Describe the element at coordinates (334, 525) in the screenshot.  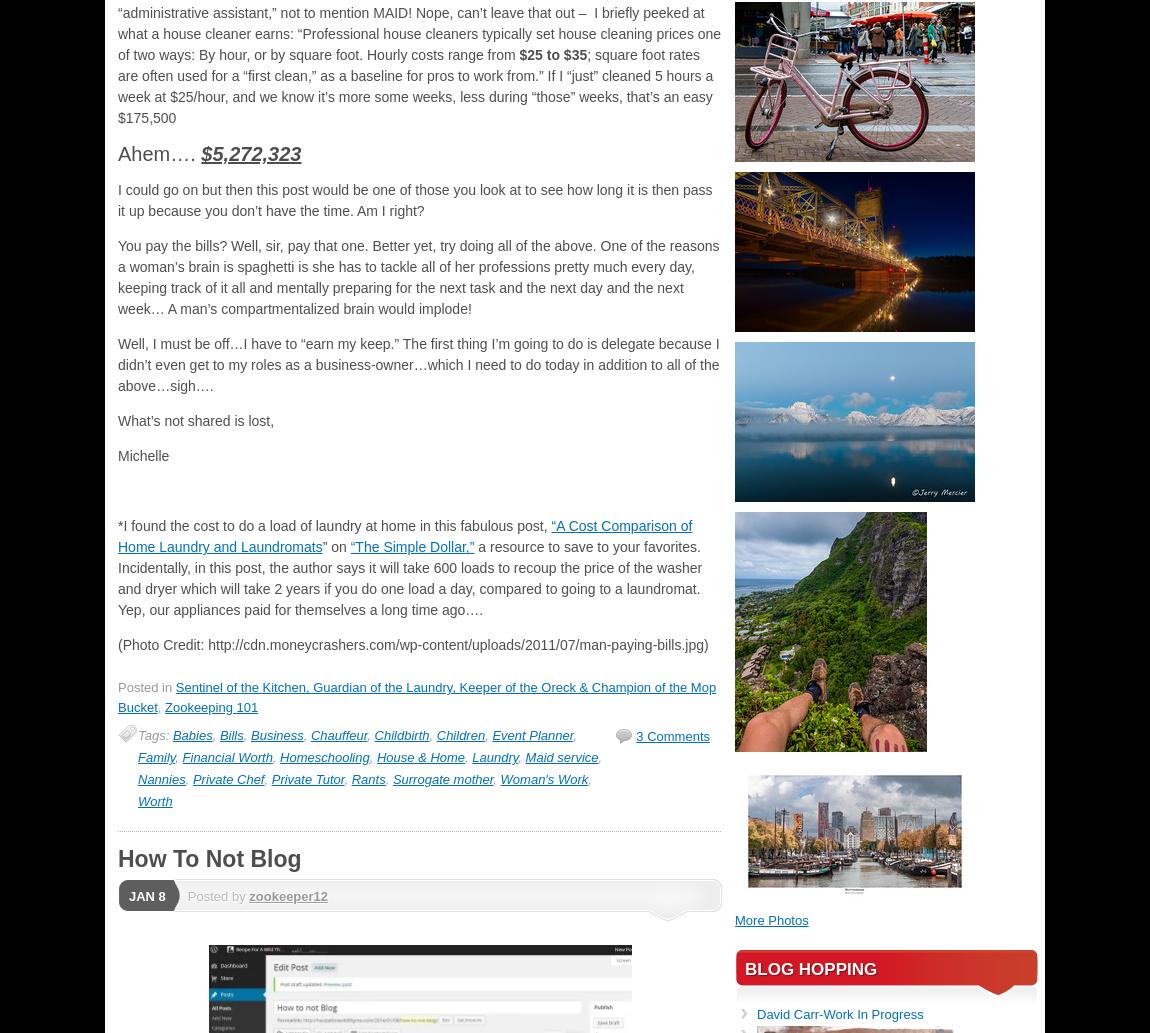
I see `'*I found the cost to do a load of laundry at home in this fabulous post,'` at that location.